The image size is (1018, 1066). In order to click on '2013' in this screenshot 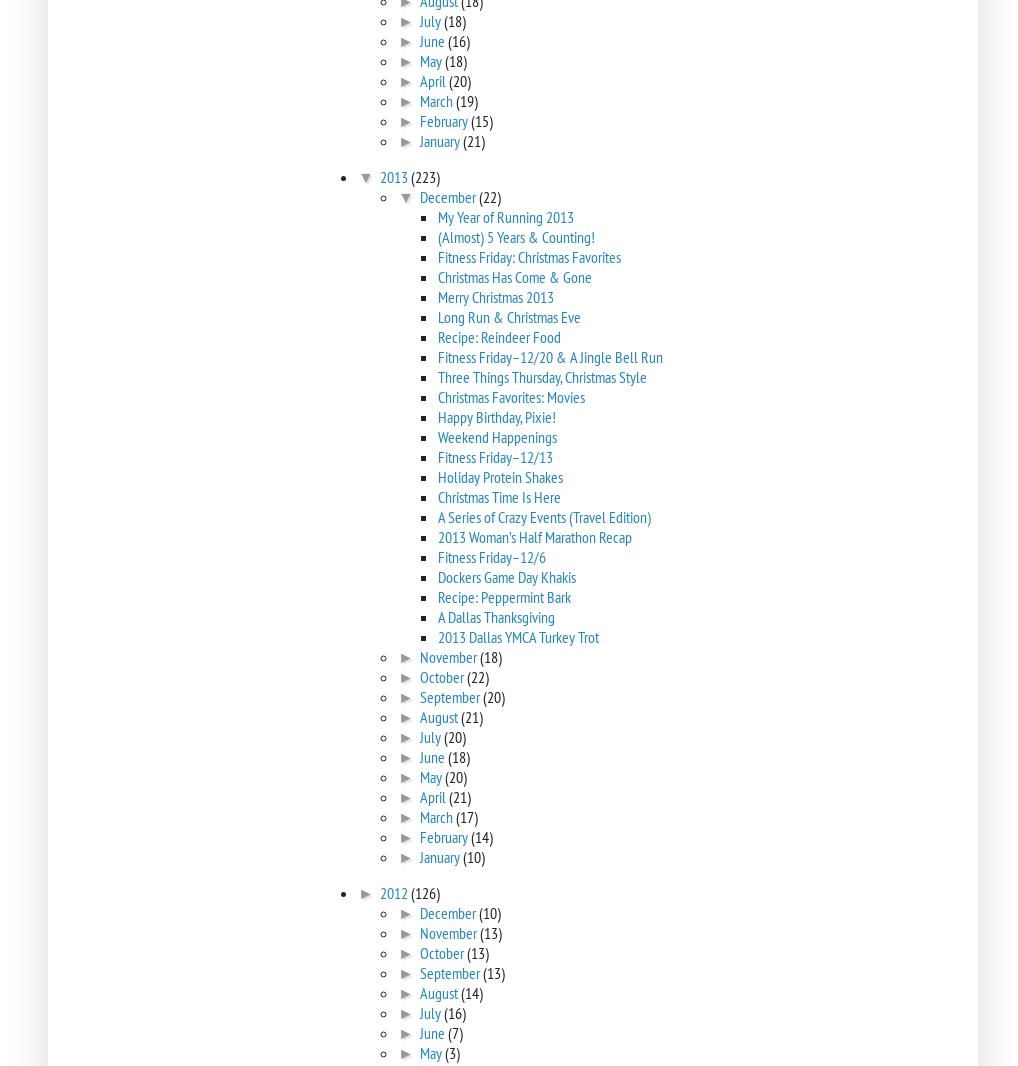, I will do `click(379, 175)`.